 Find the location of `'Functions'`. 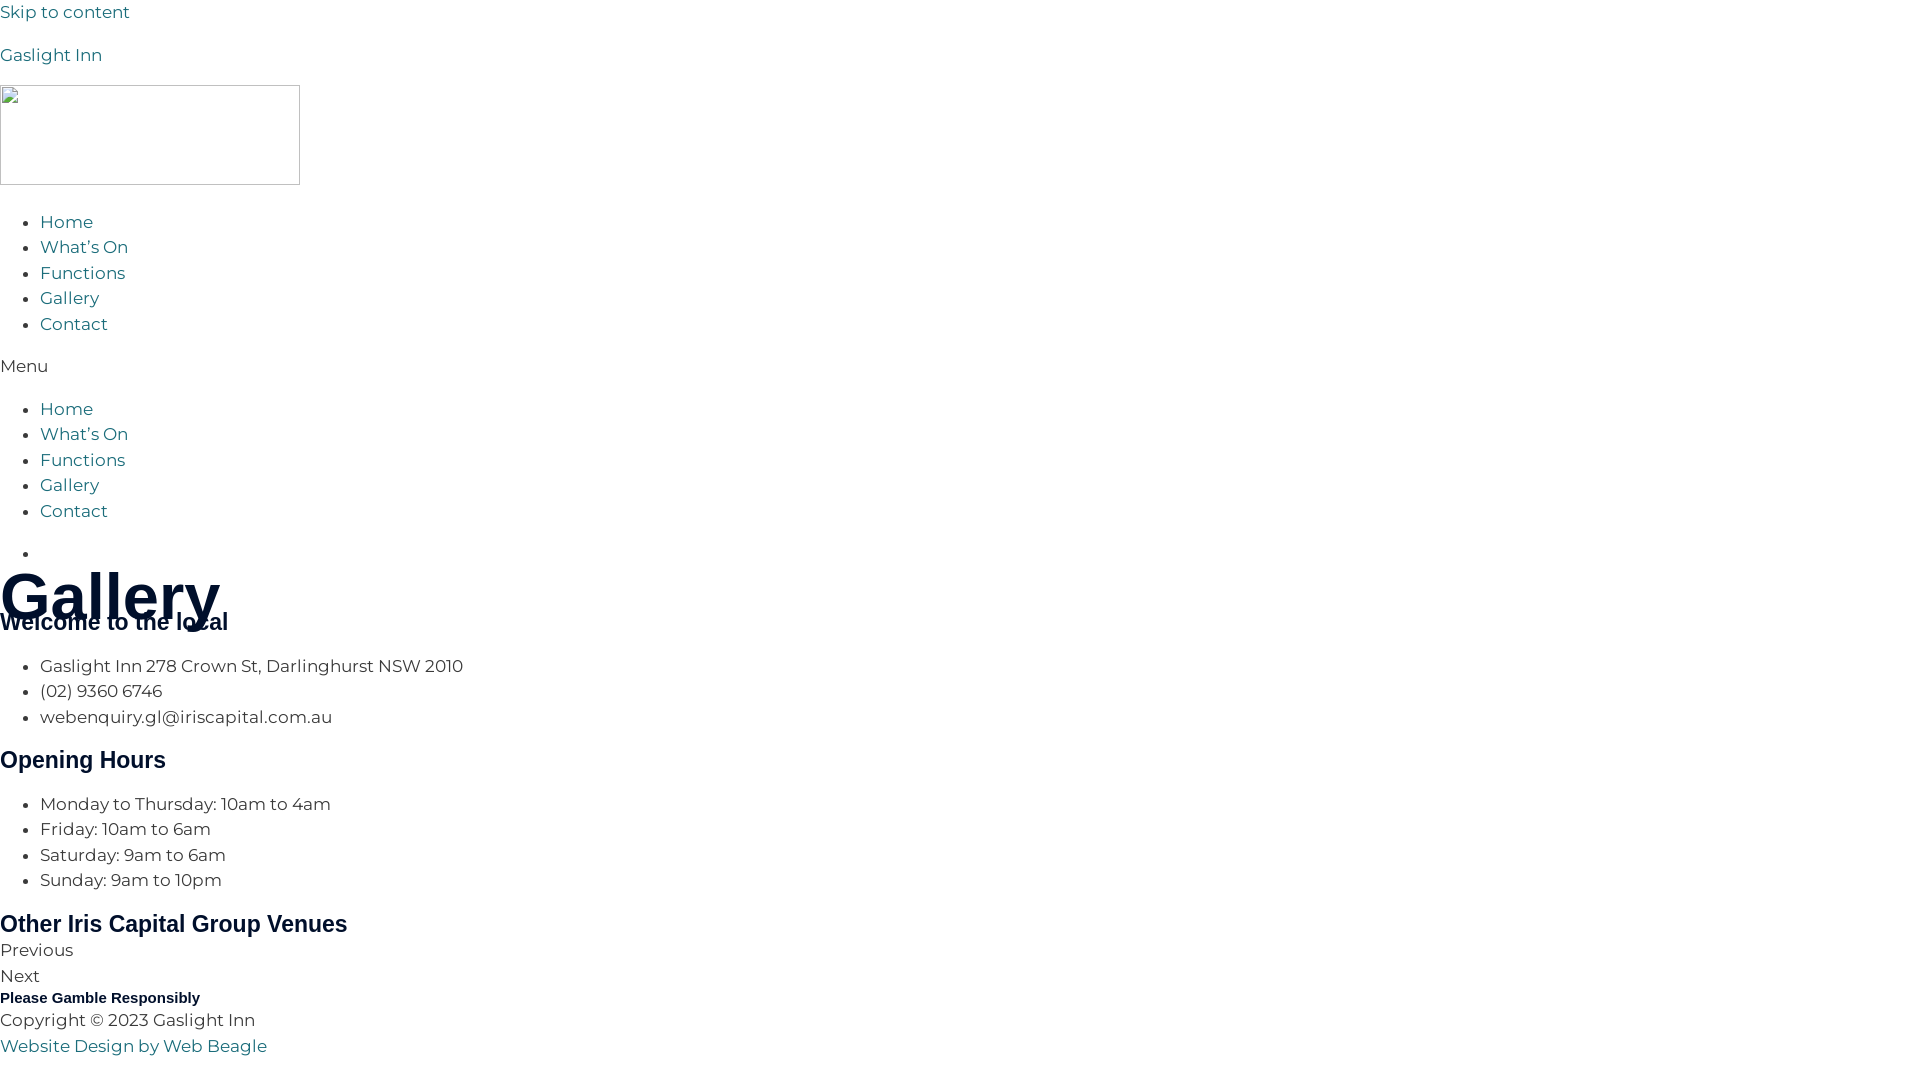

'Functions' is located at coordinates (81, 272).